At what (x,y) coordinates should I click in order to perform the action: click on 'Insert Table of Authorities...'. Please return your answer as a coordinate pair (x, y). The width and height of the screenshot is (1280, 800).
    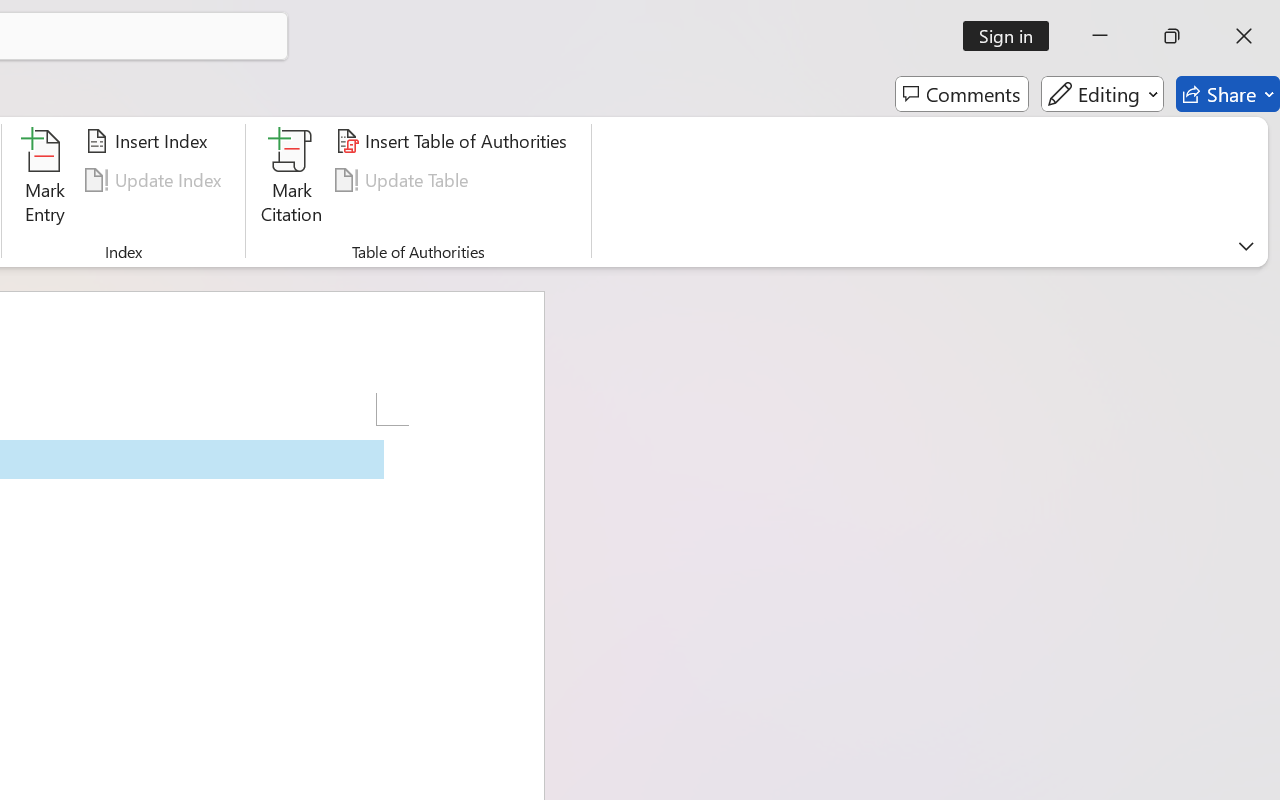
    Looking at the image, I should click on (453, 141).